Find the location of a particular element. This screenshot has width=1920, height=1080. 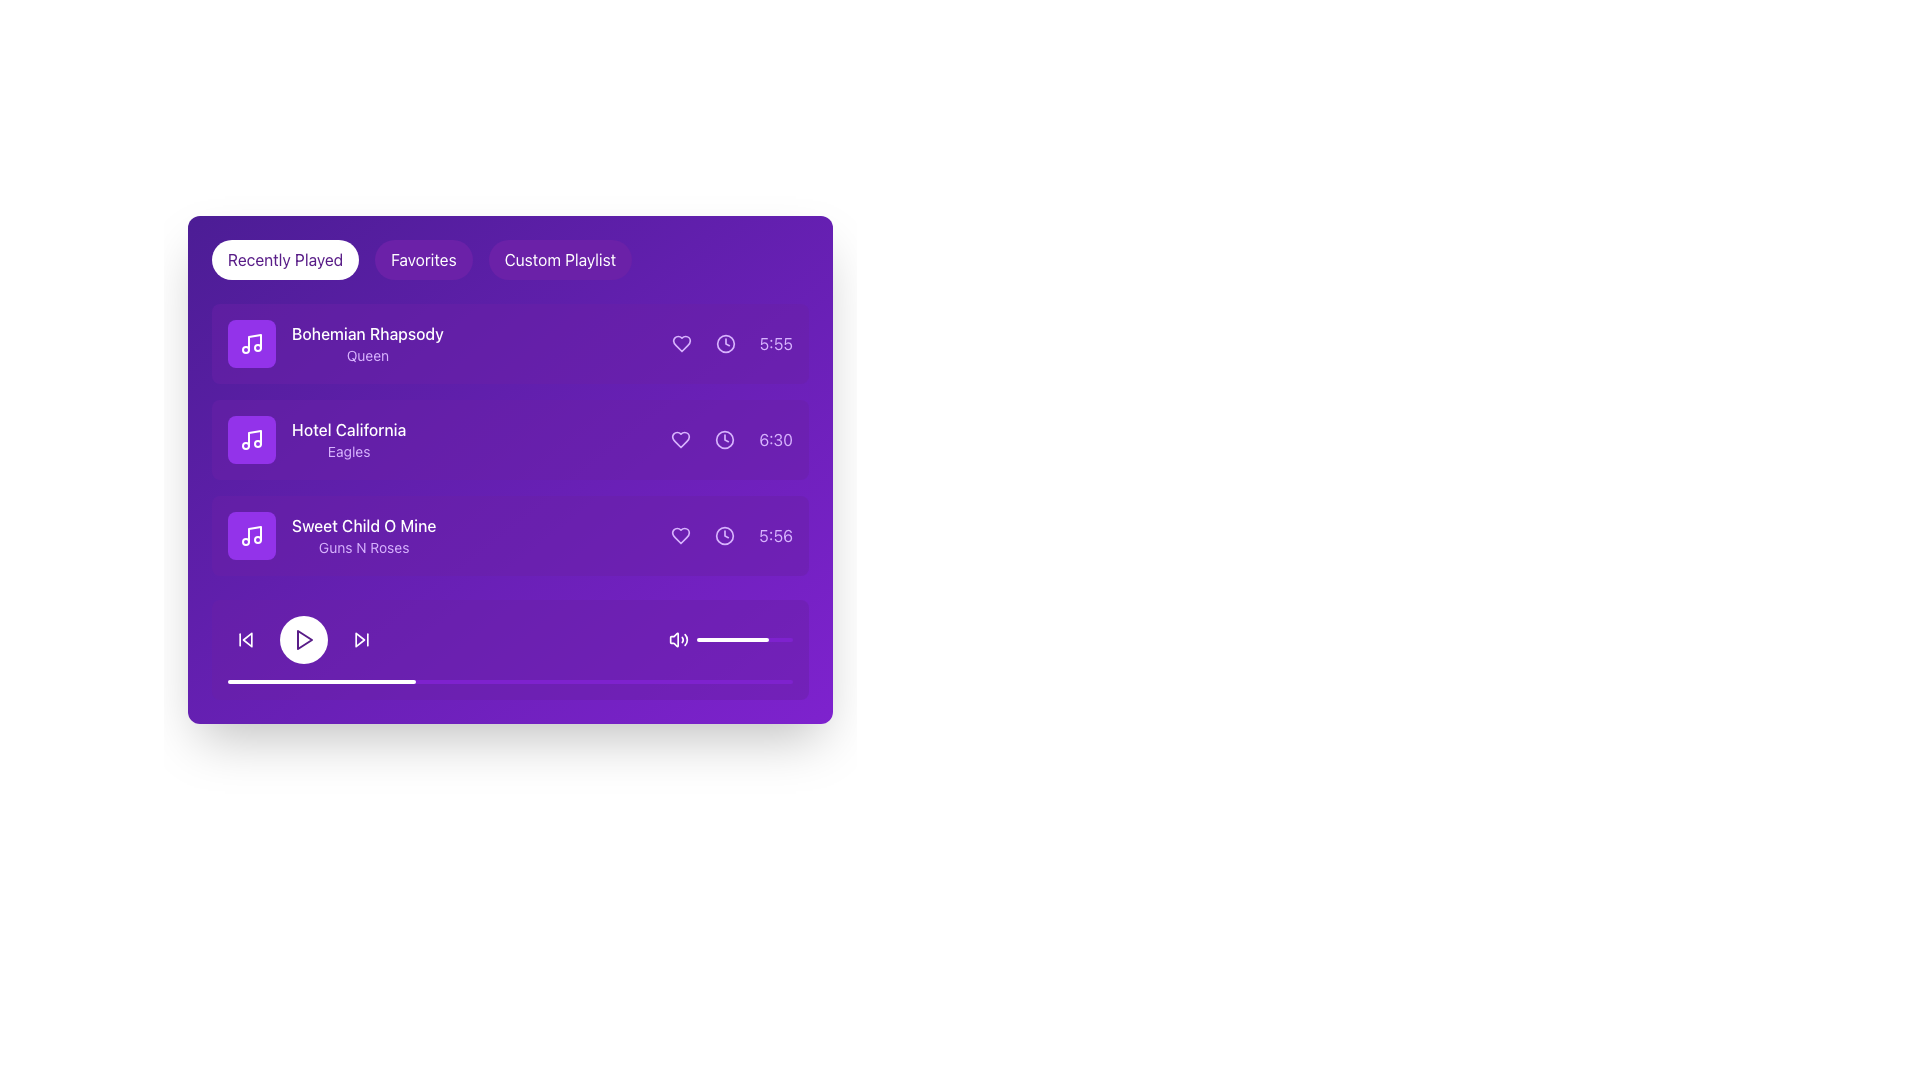

the skip to next track button is located at coordinates (361, 640).